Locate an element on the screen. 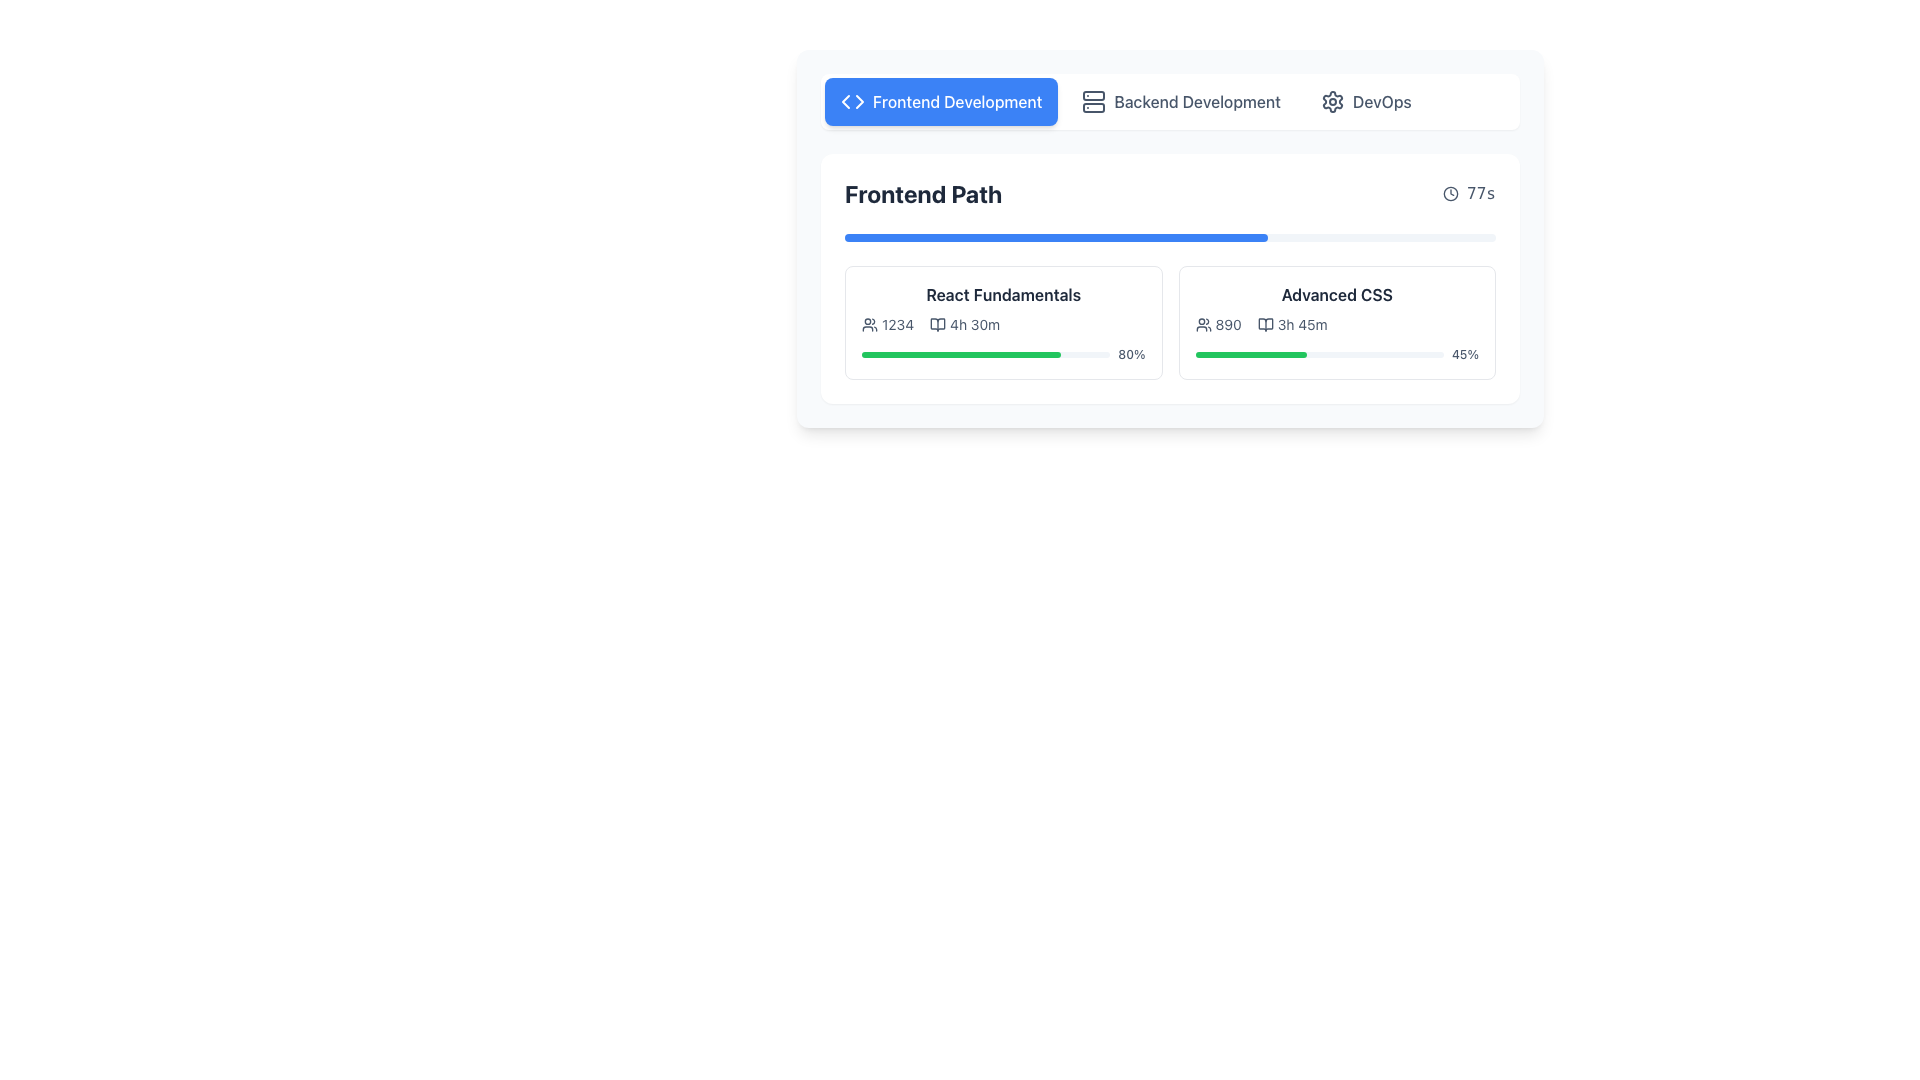 The height and width of the screenshot is (1080, 1920). the Interactive Card in the top row, left column that summarizes course details, located to the left of the 'Advanced CSS' card is located at coordinates (1003, 322).